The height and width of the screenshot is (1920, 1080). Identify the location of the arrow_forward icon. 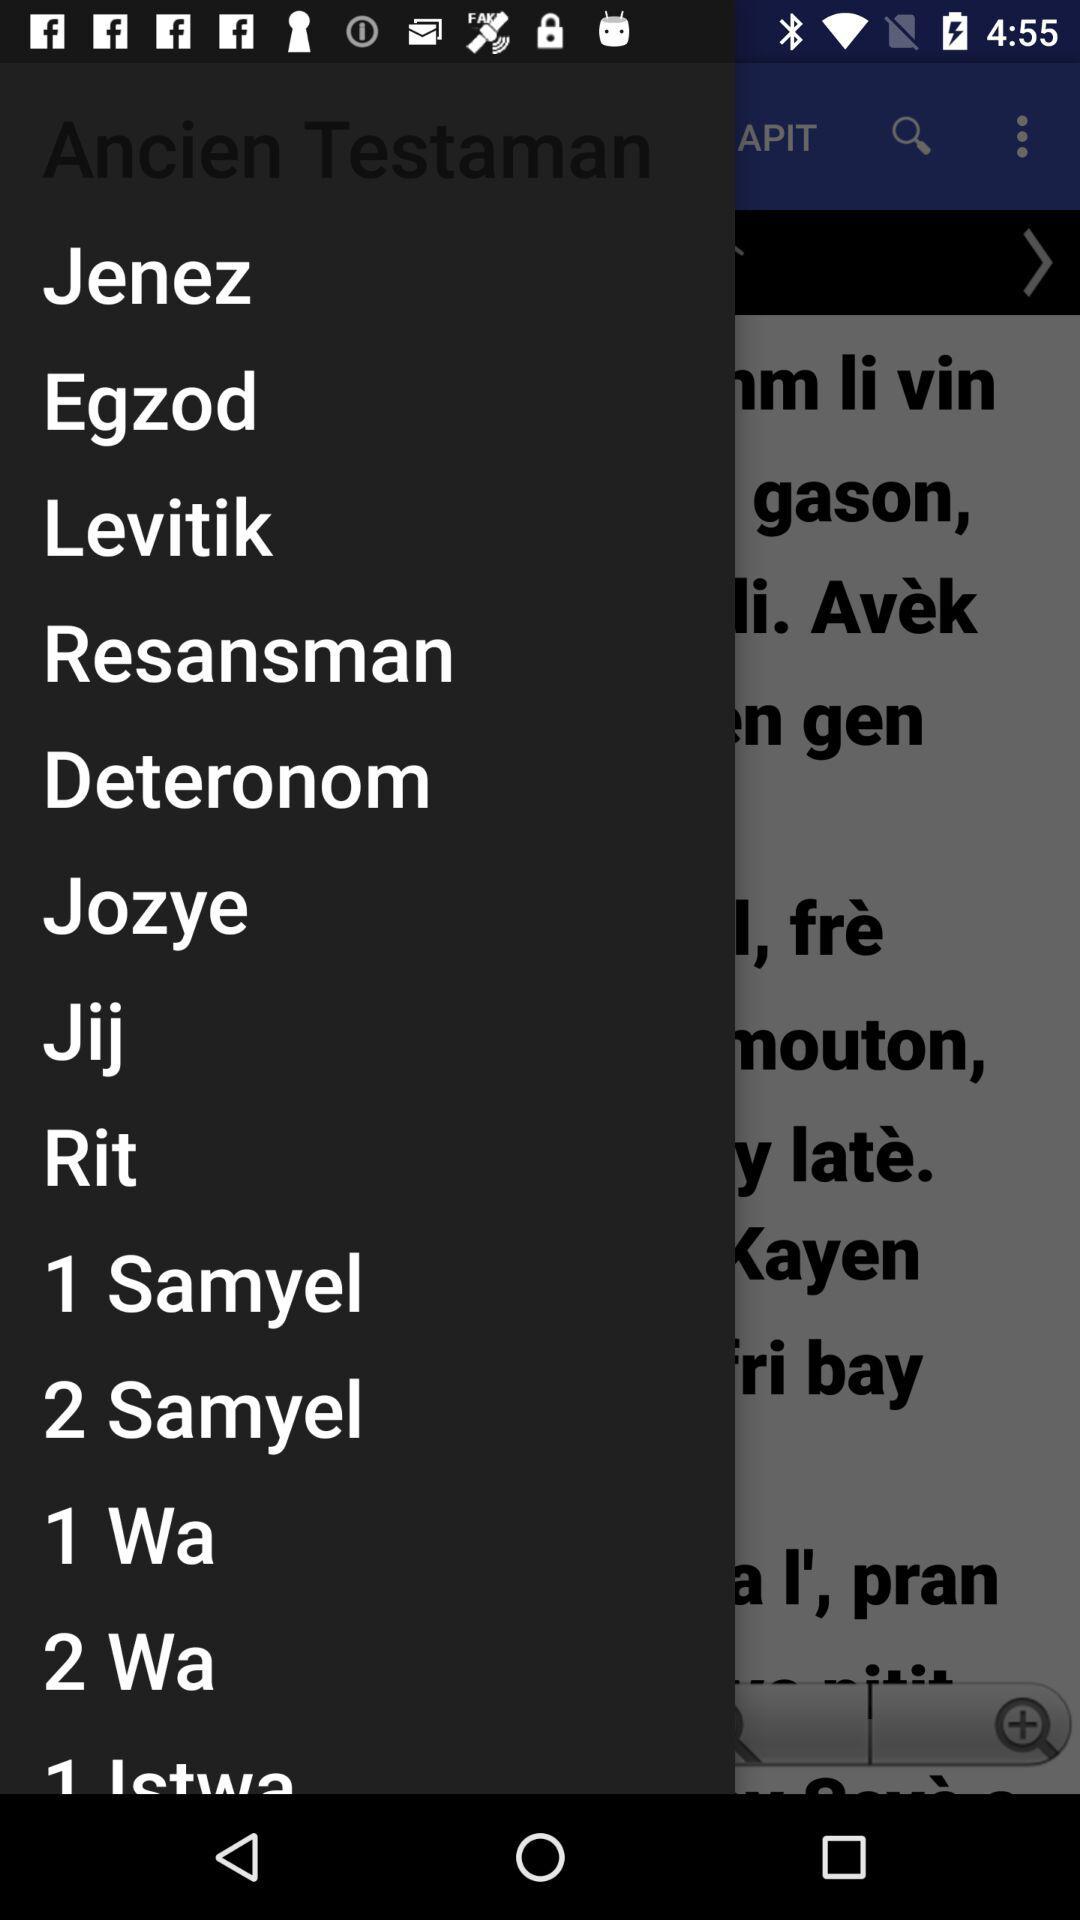
(1036, 261).